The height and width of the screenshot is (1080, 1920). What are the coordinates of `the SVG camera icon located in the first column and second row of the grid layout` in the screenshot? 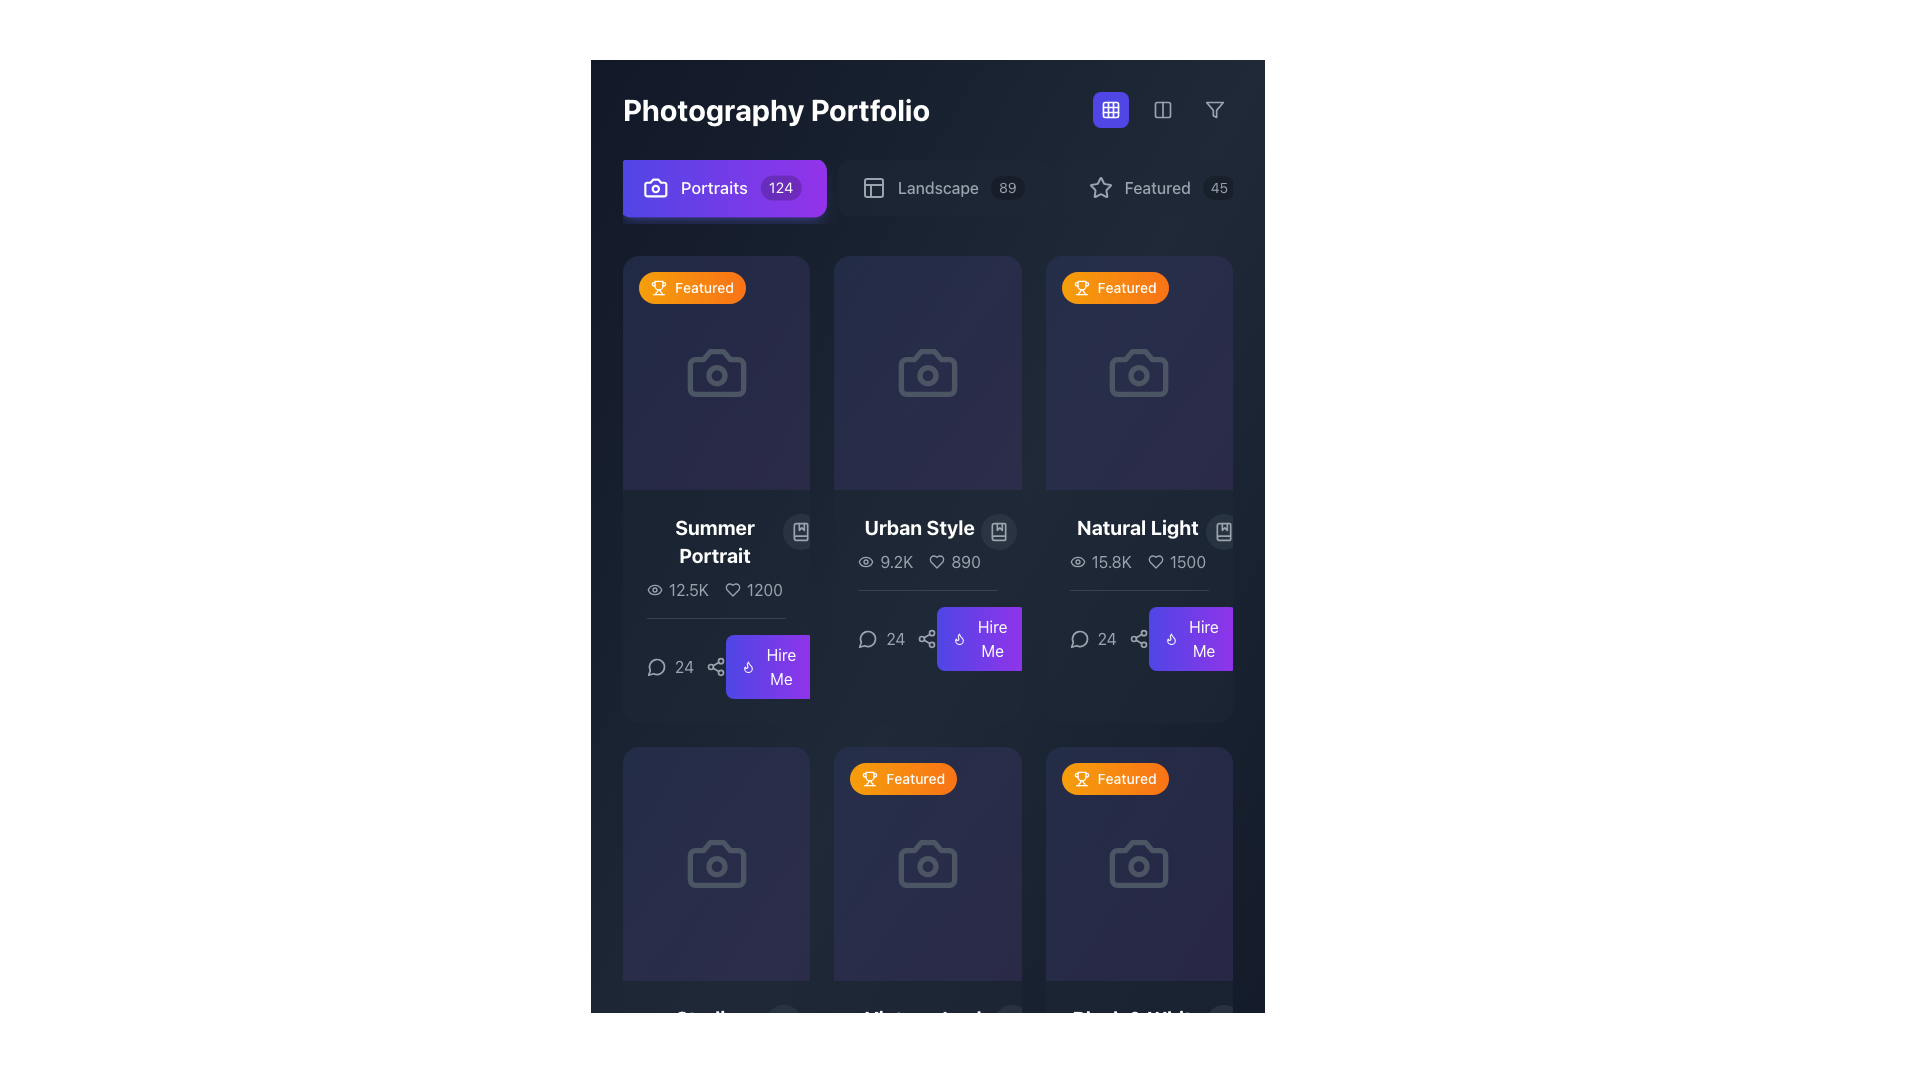 It's located at (716, 863).